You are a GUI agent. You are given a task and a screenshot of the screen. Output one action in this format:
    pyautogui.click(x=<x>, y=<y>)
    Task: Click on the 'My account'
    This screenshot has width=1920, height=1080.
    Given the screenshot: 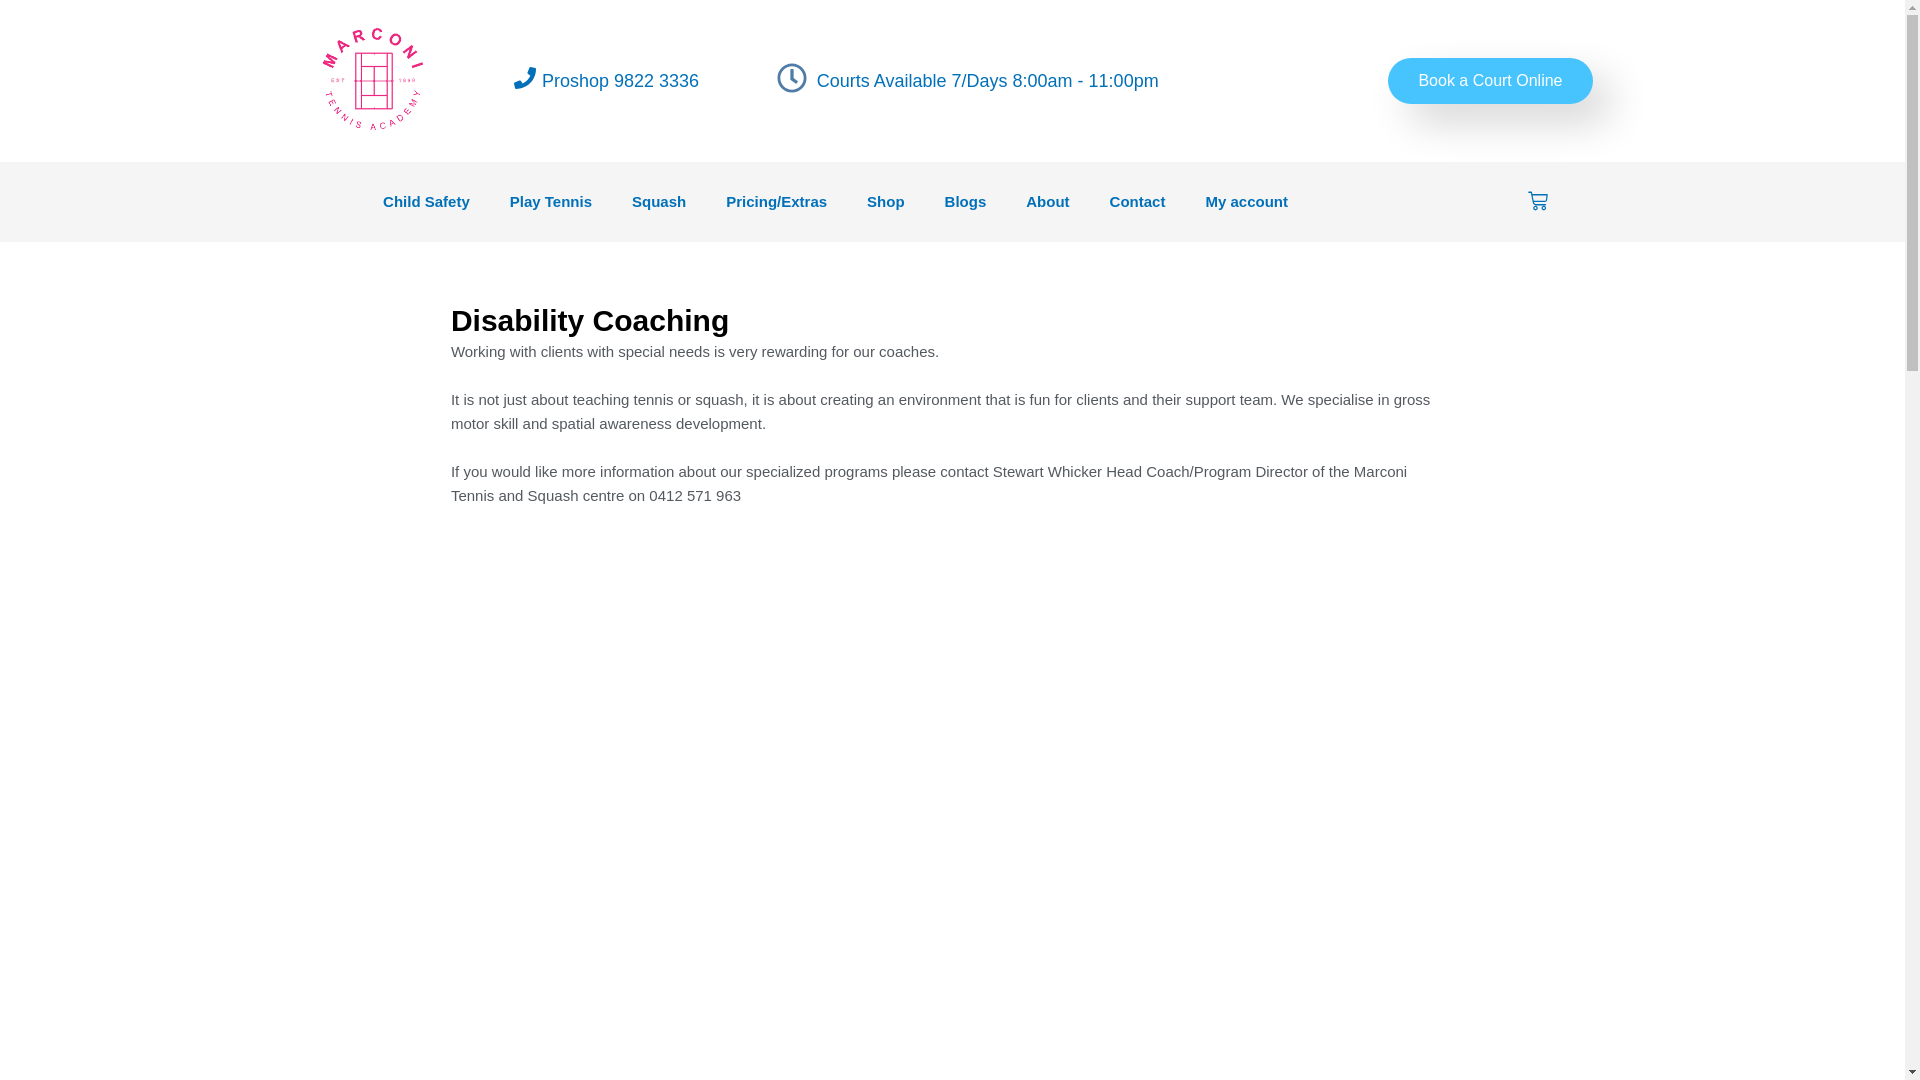 What is the action you would take?
    pyautogui.click(x=1245, y=201)
    